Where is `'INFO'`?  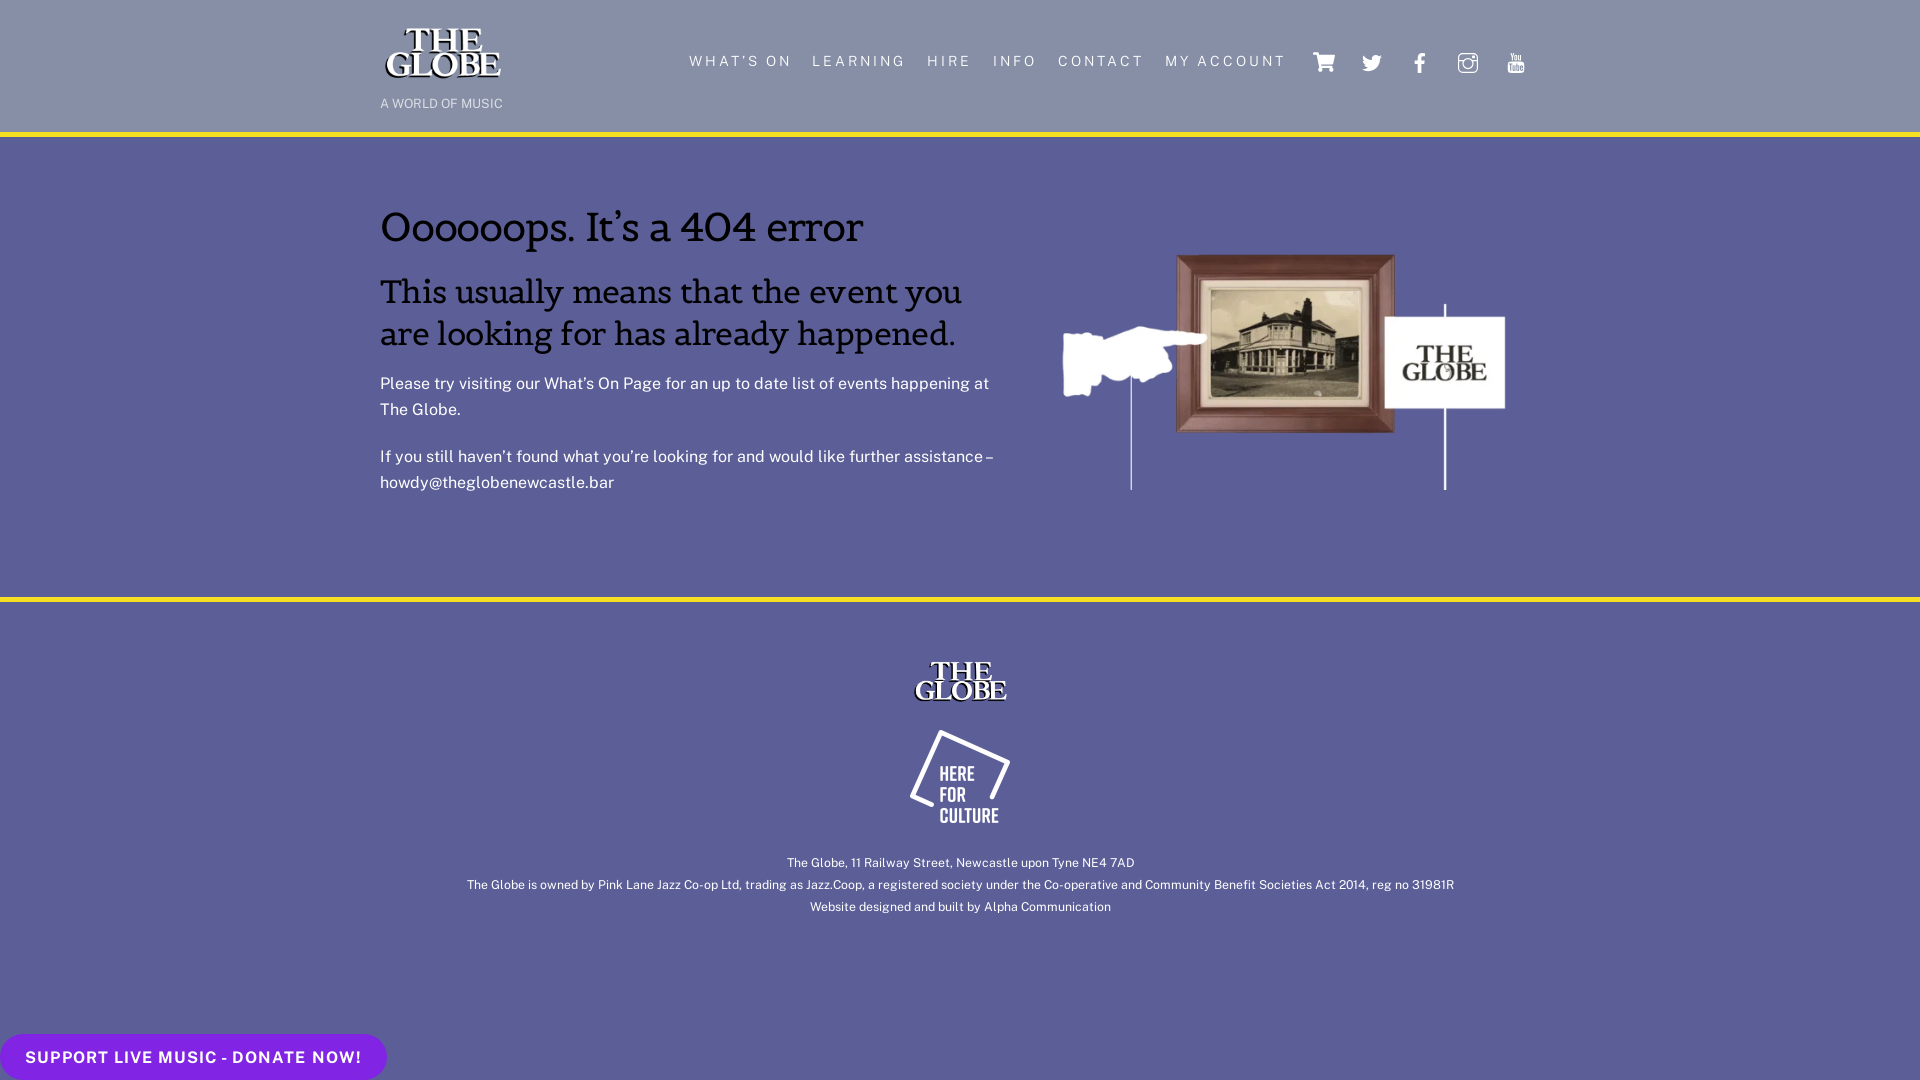 'INFO' is located at coordinates (1015, 60).